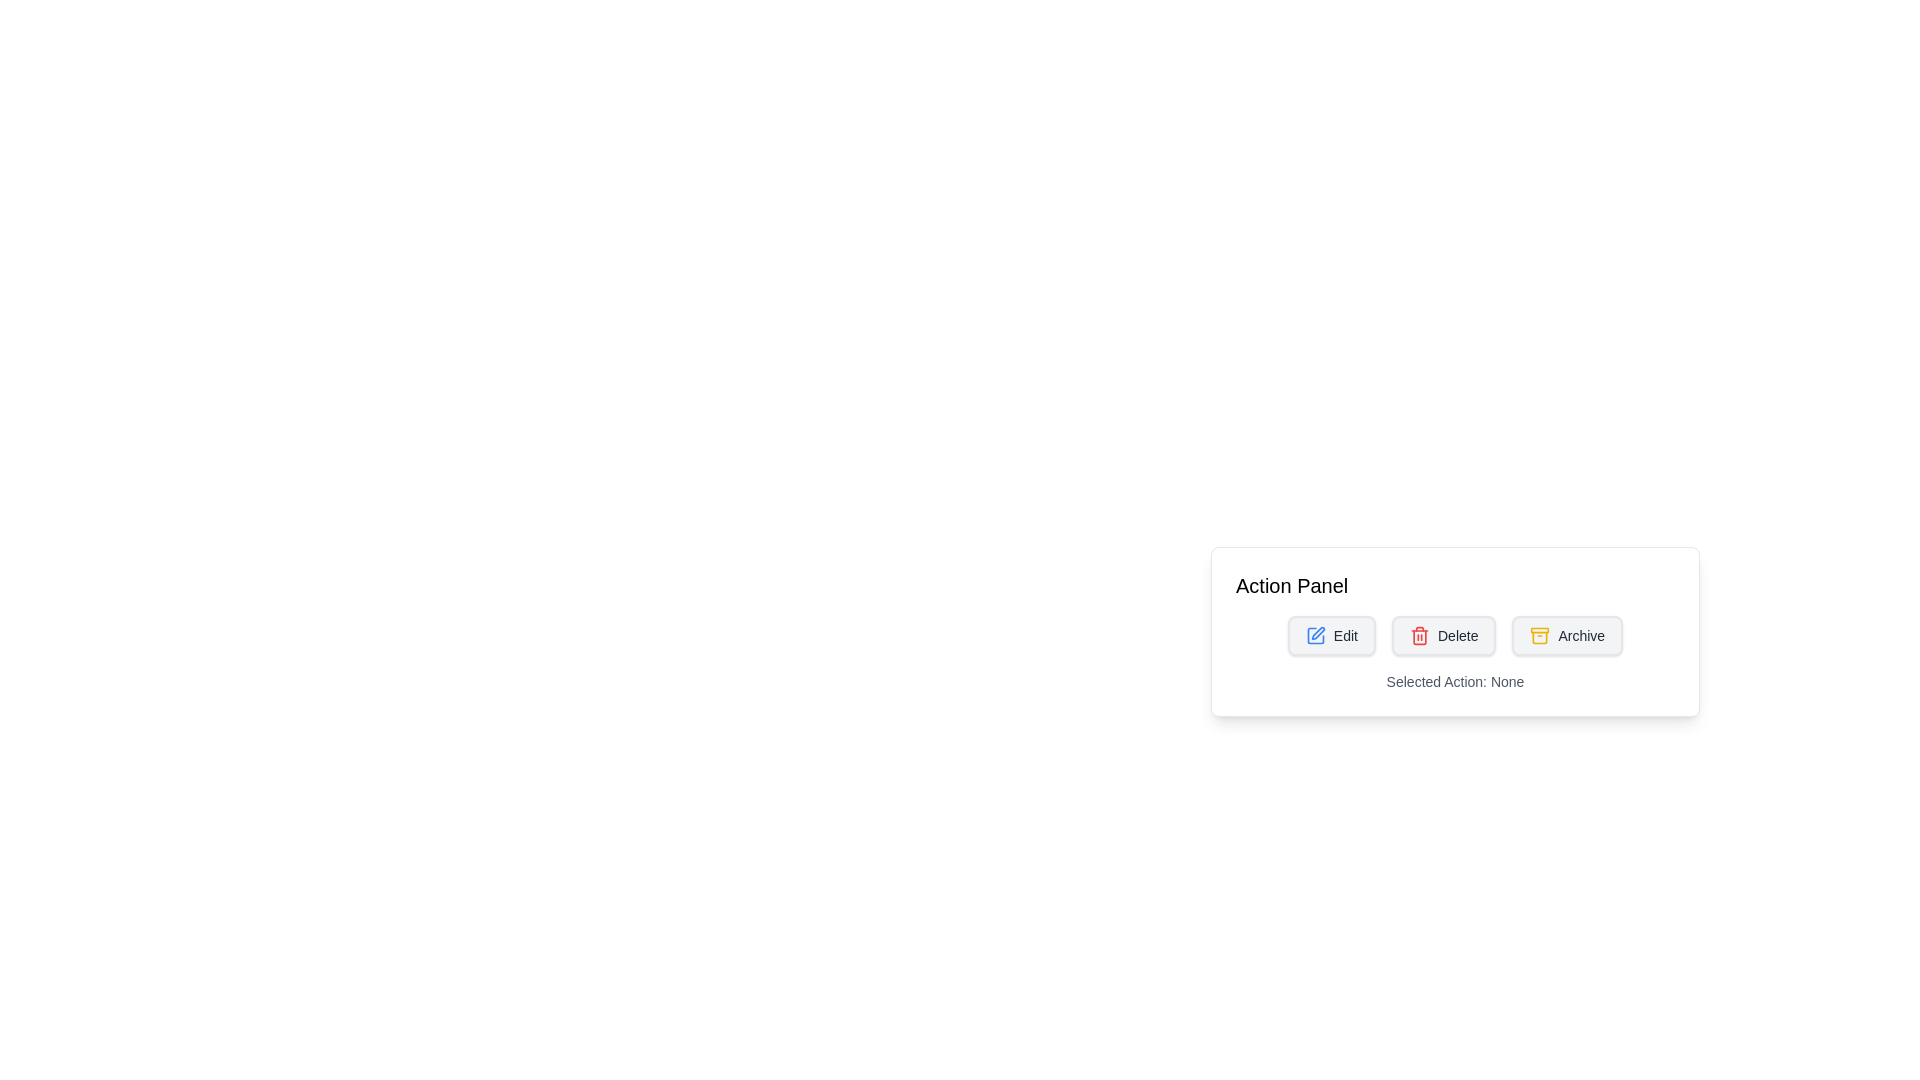 The height and width of the screenshot is (1080, 1920). Describe the element at coordinates (1331, 636) in the screenshot. I see `the 'Edit' button, which features a blue pencil icon and gray text, located in the Action Panel` at that location.